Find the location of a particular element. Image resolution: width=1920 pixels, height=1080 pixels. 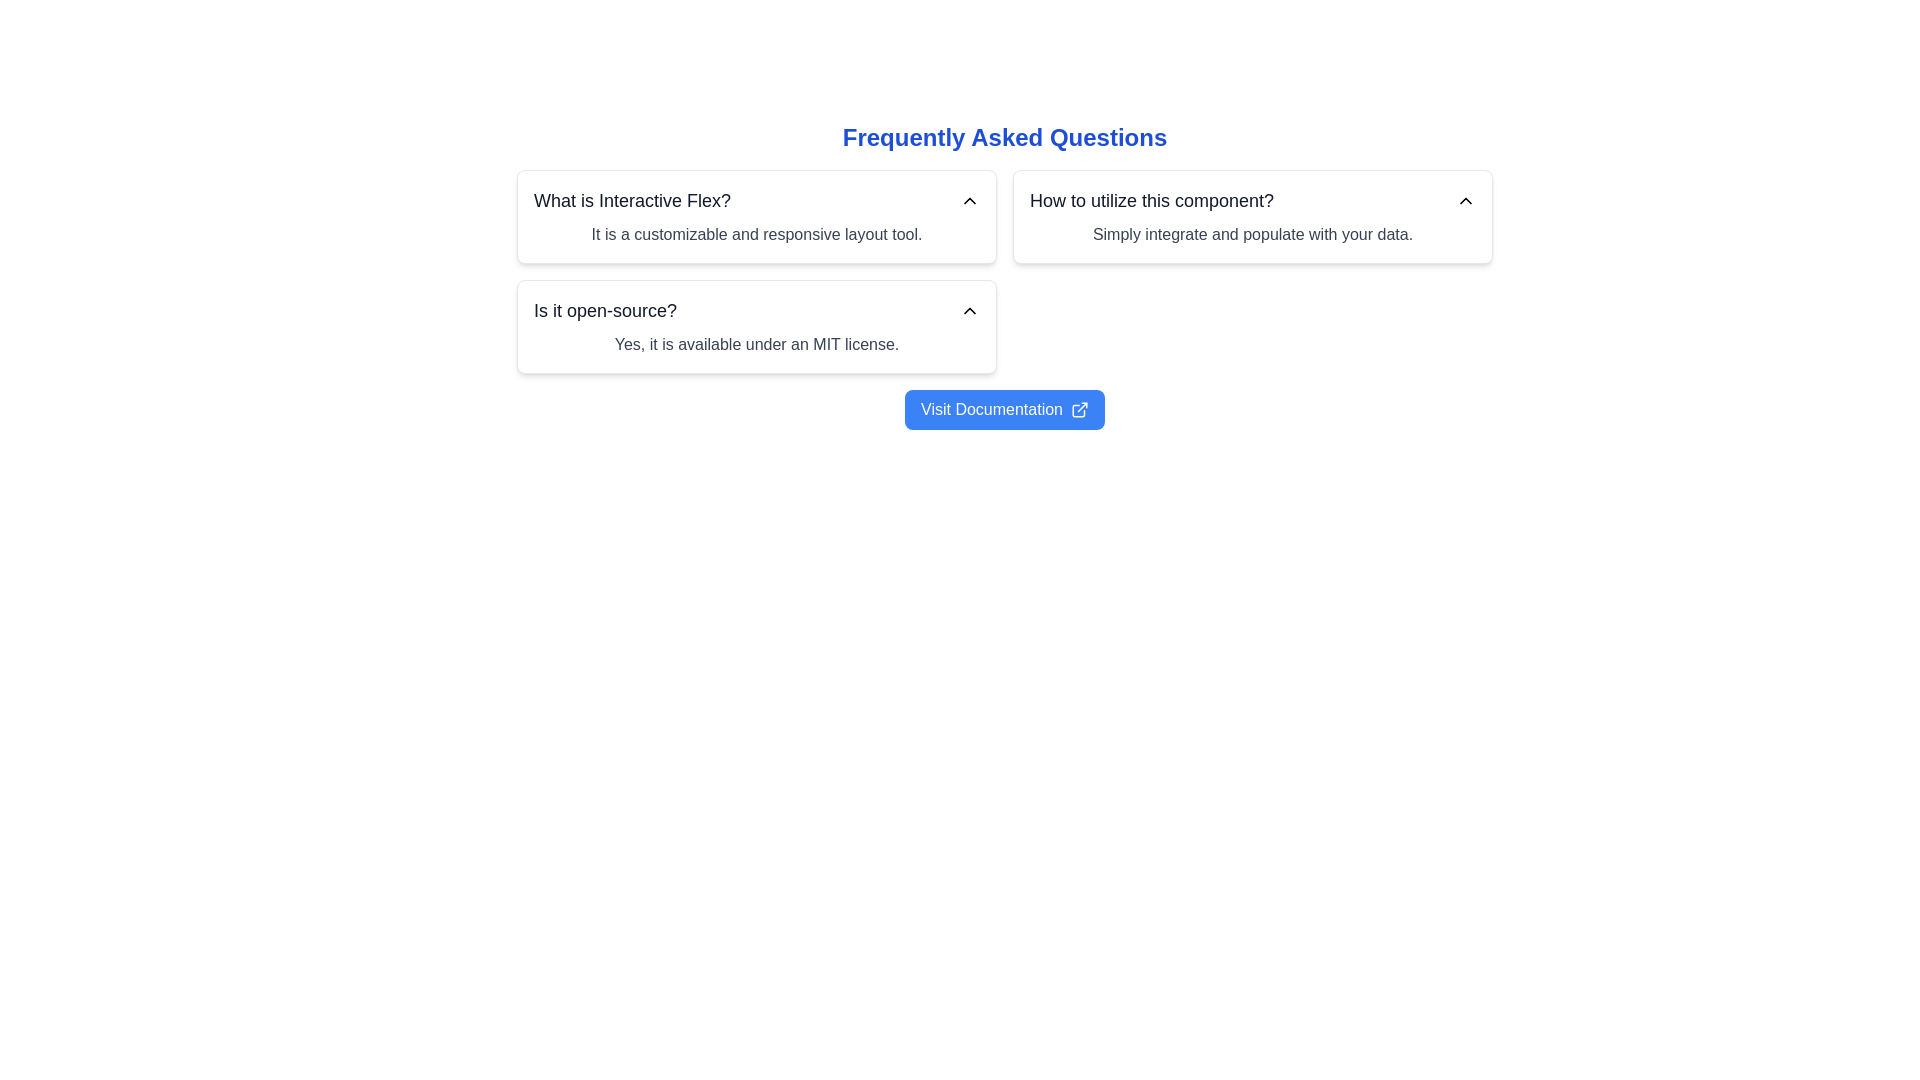

the third SVG shape element embedded within the 'Visit Documentation' button, located near the bottom right of the interface is located at coordinates (1077, 410).